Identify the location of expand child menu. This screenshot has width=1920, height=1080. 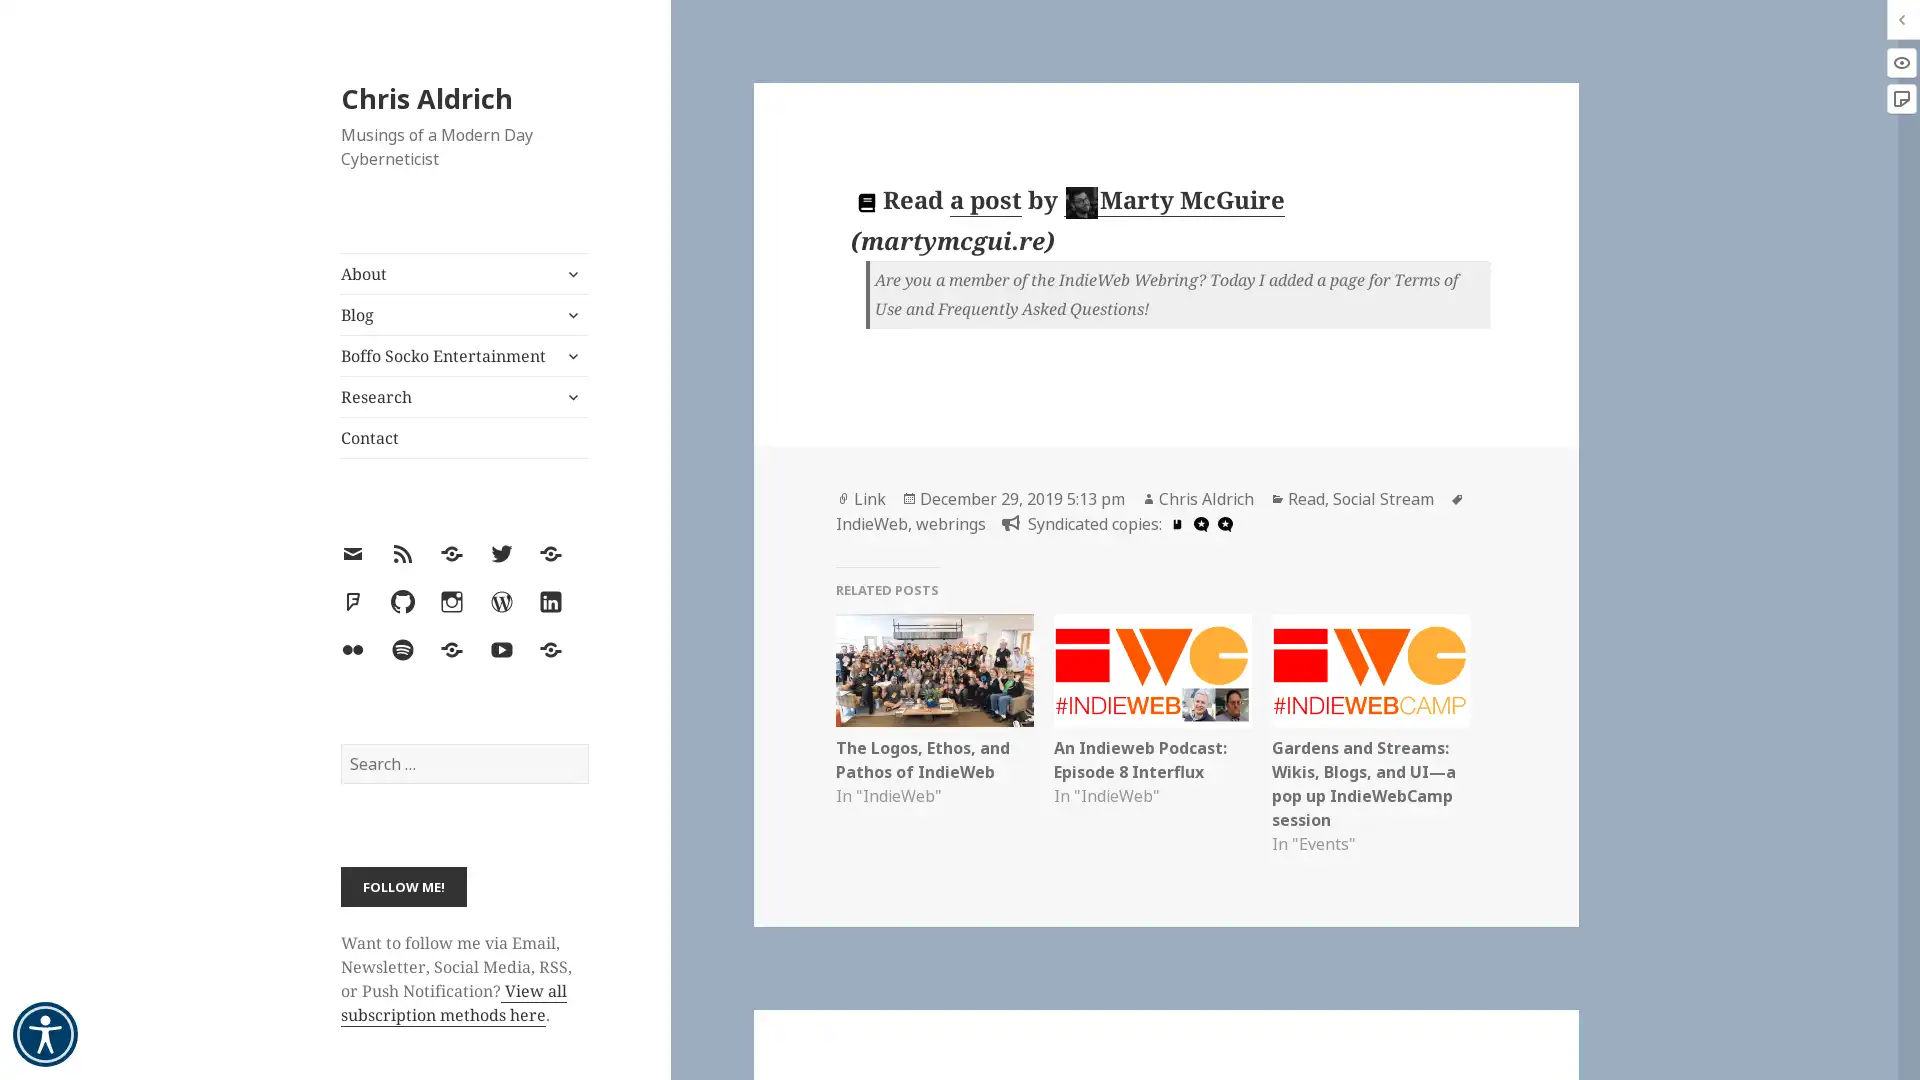
(570, 273).